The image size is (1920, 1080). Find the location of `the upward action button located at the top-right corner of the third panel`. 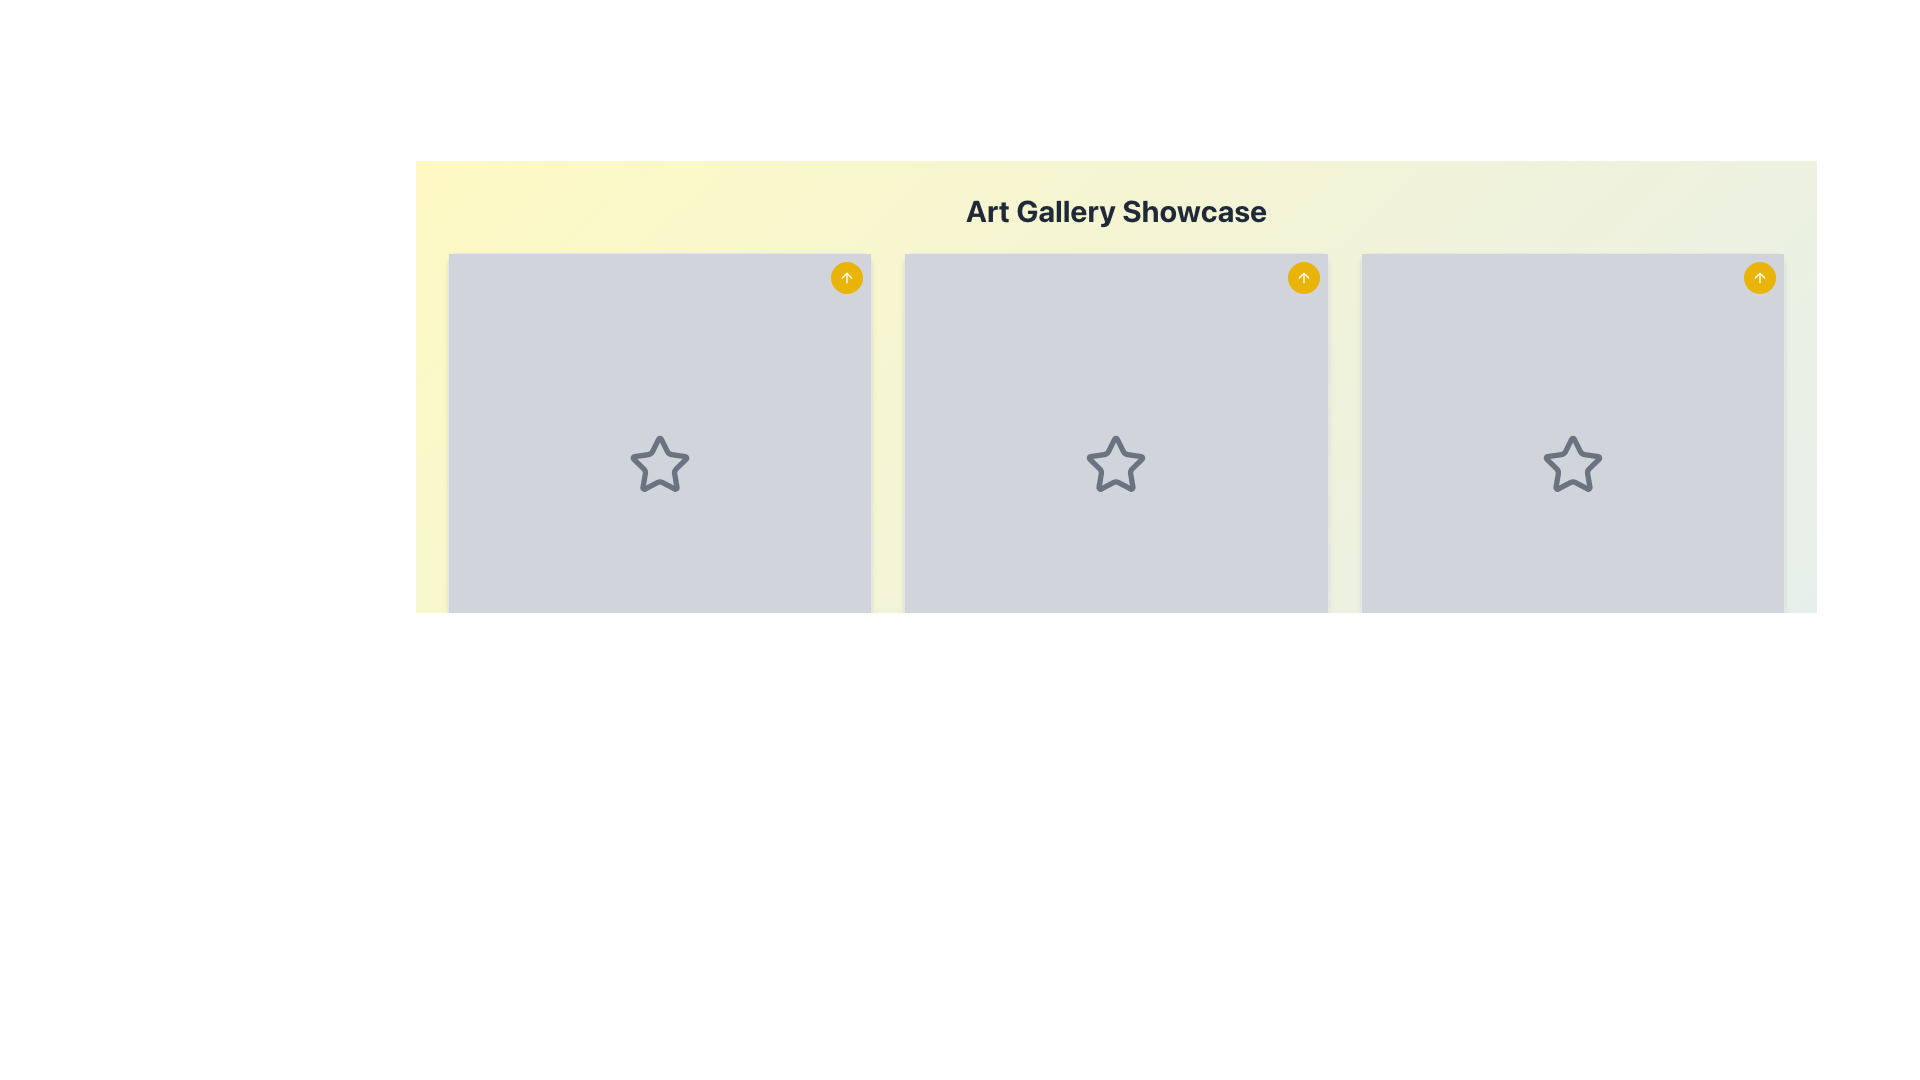

the upward action button located at the top-right corner of the third panel is located at coordinates (1760, 277).